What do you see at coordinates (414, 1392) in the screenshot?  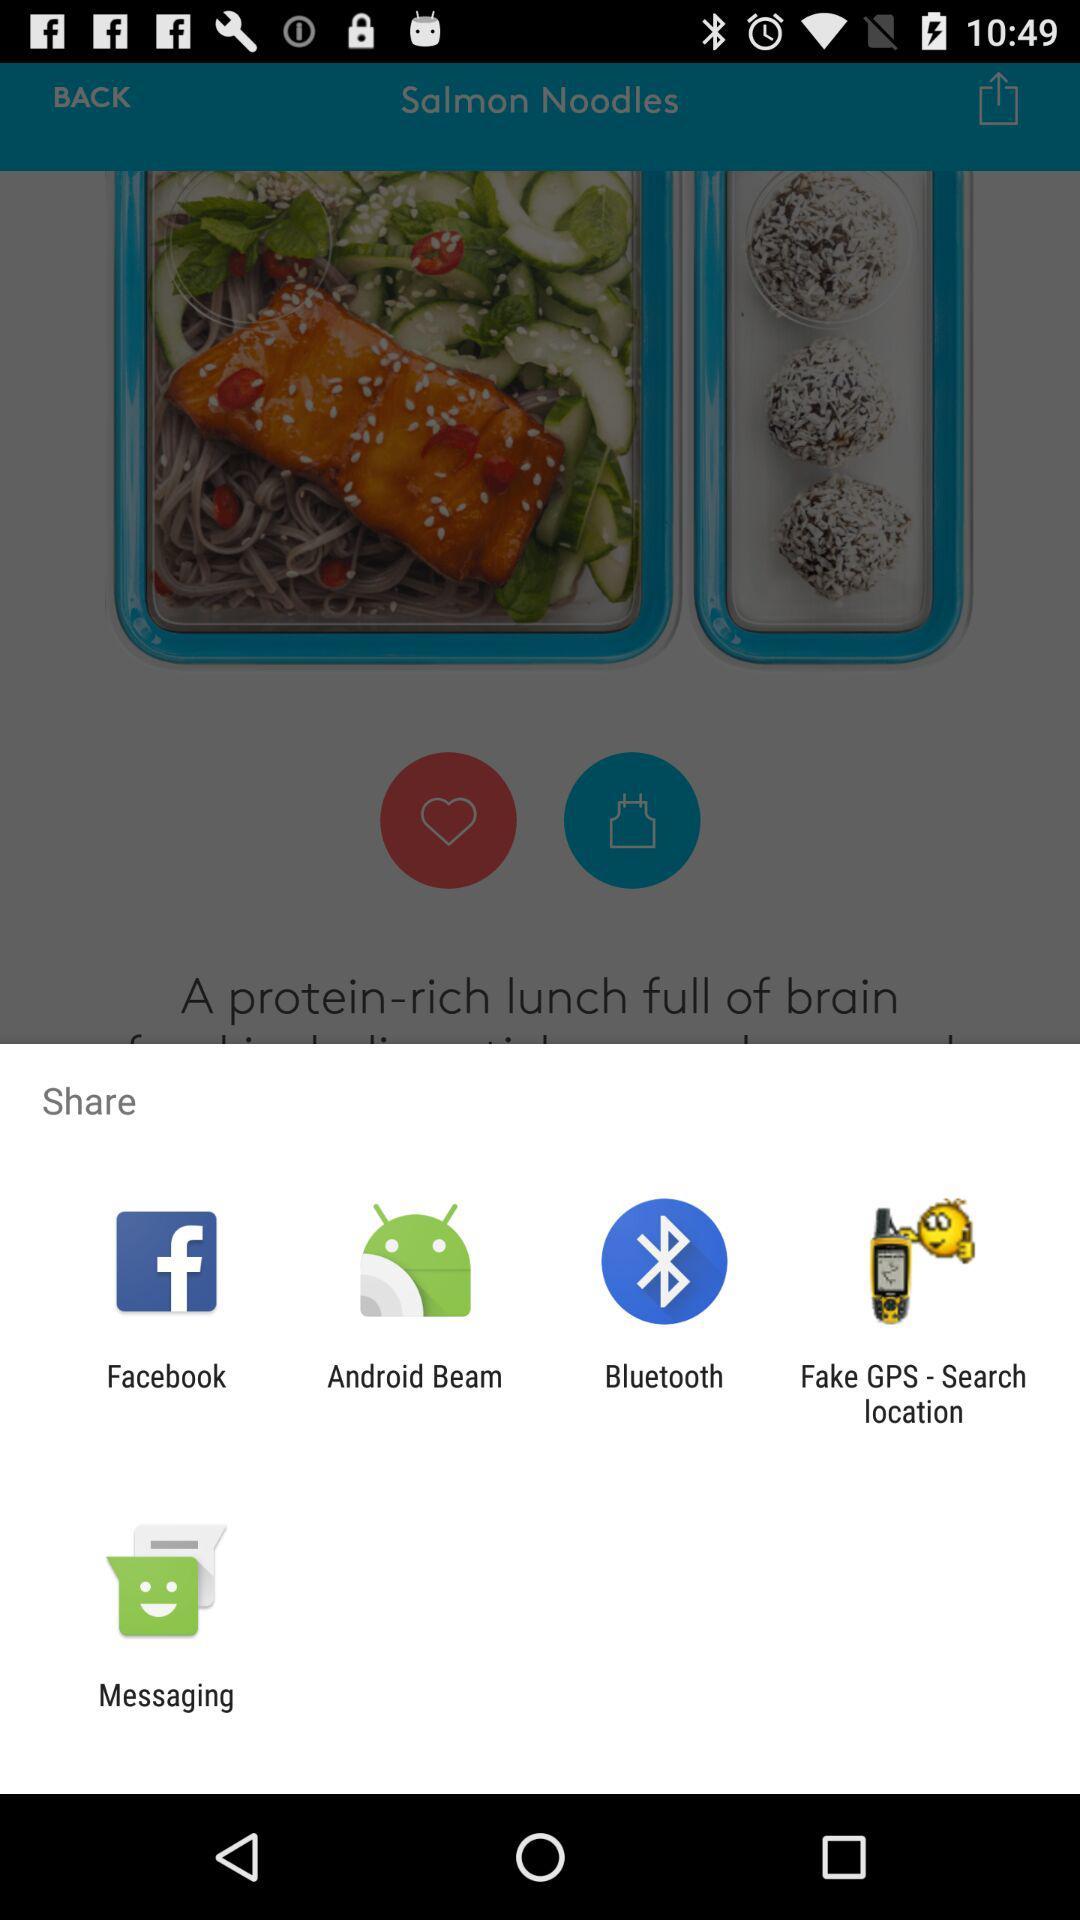 I see `the android beam` at bounding box center [414, 1392].